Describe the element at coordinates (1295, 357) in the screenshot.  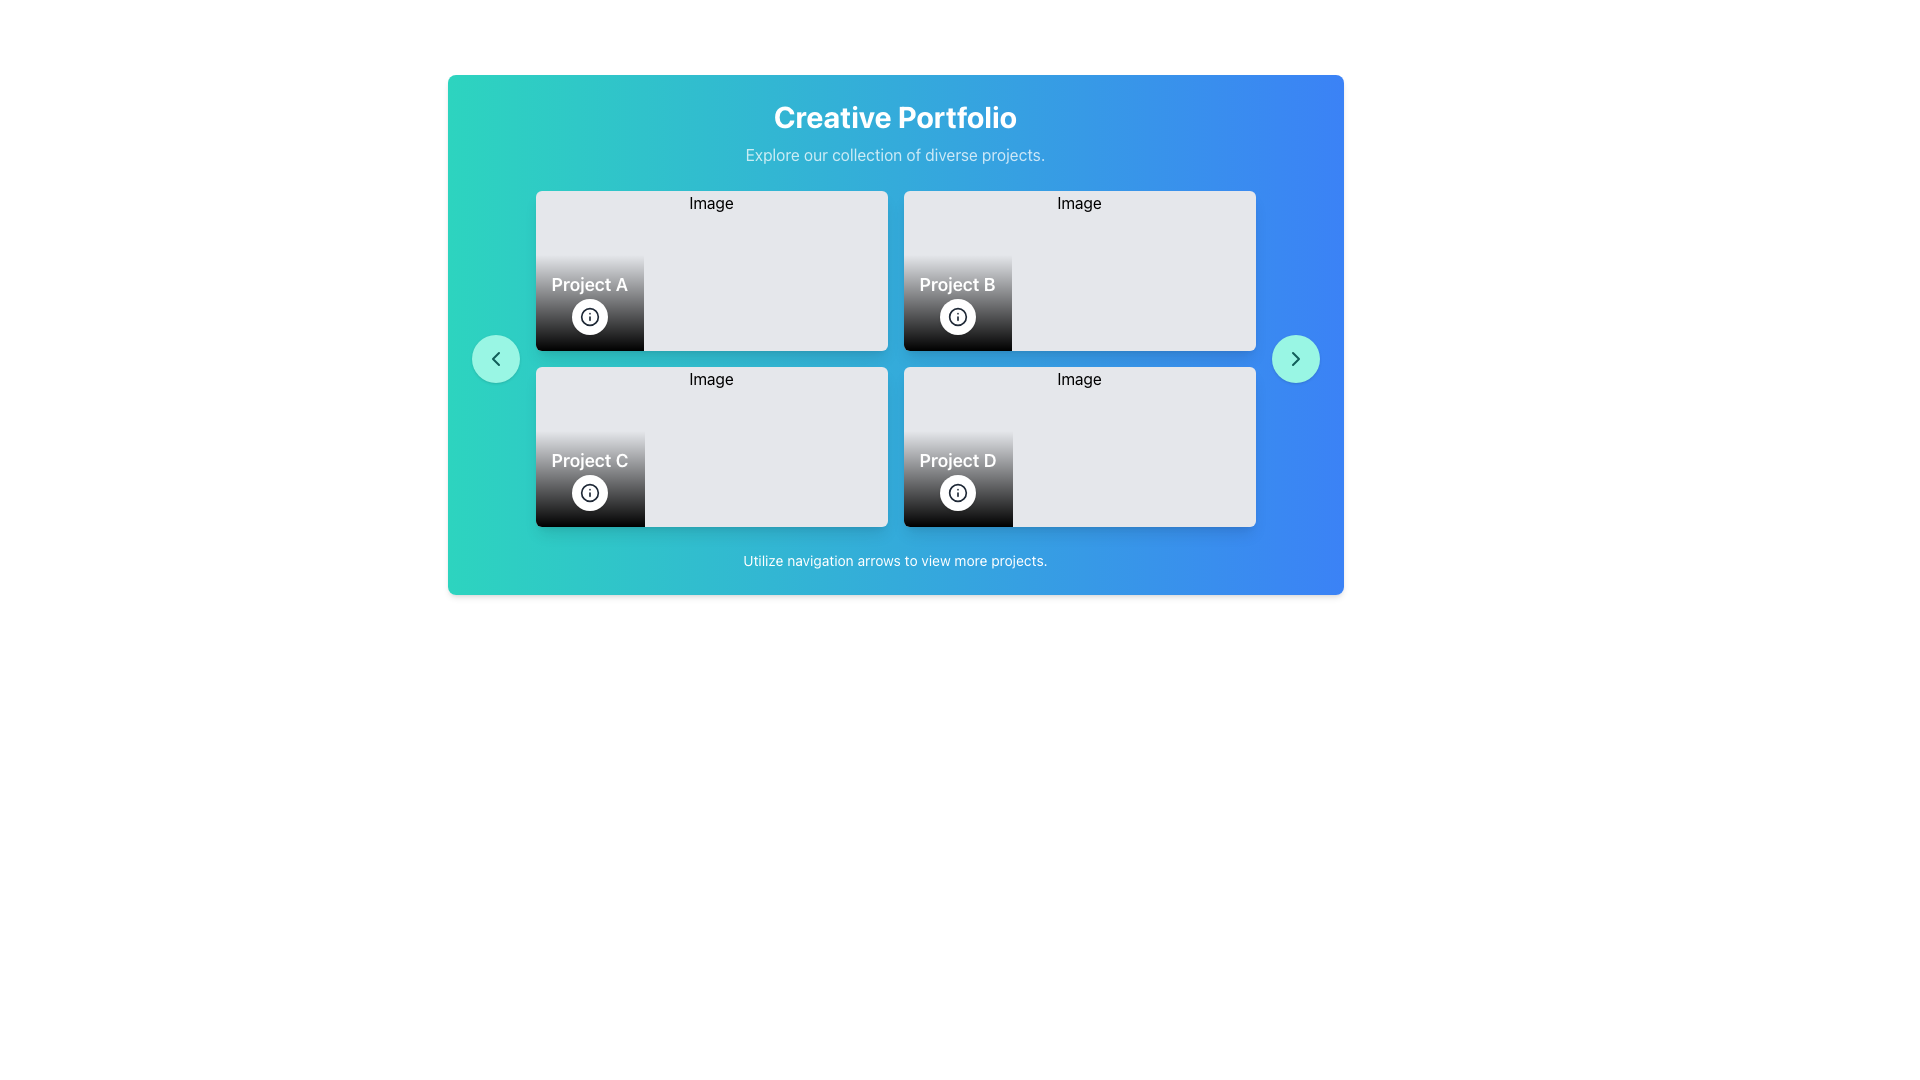
I see `the right-pointing chevron icon embedded in the button` at that location.